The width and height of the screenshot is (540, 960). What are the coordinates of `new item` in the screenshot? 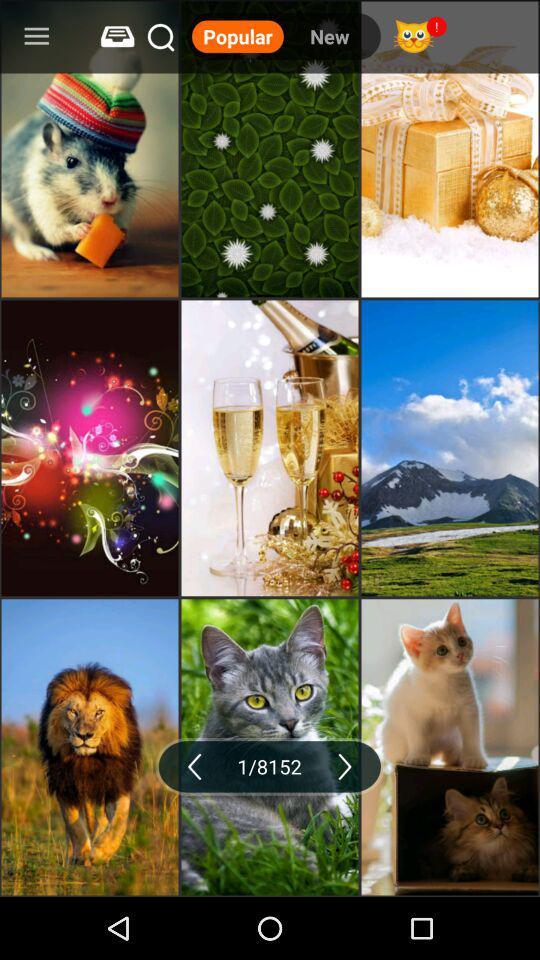 It's located at (329, 35).